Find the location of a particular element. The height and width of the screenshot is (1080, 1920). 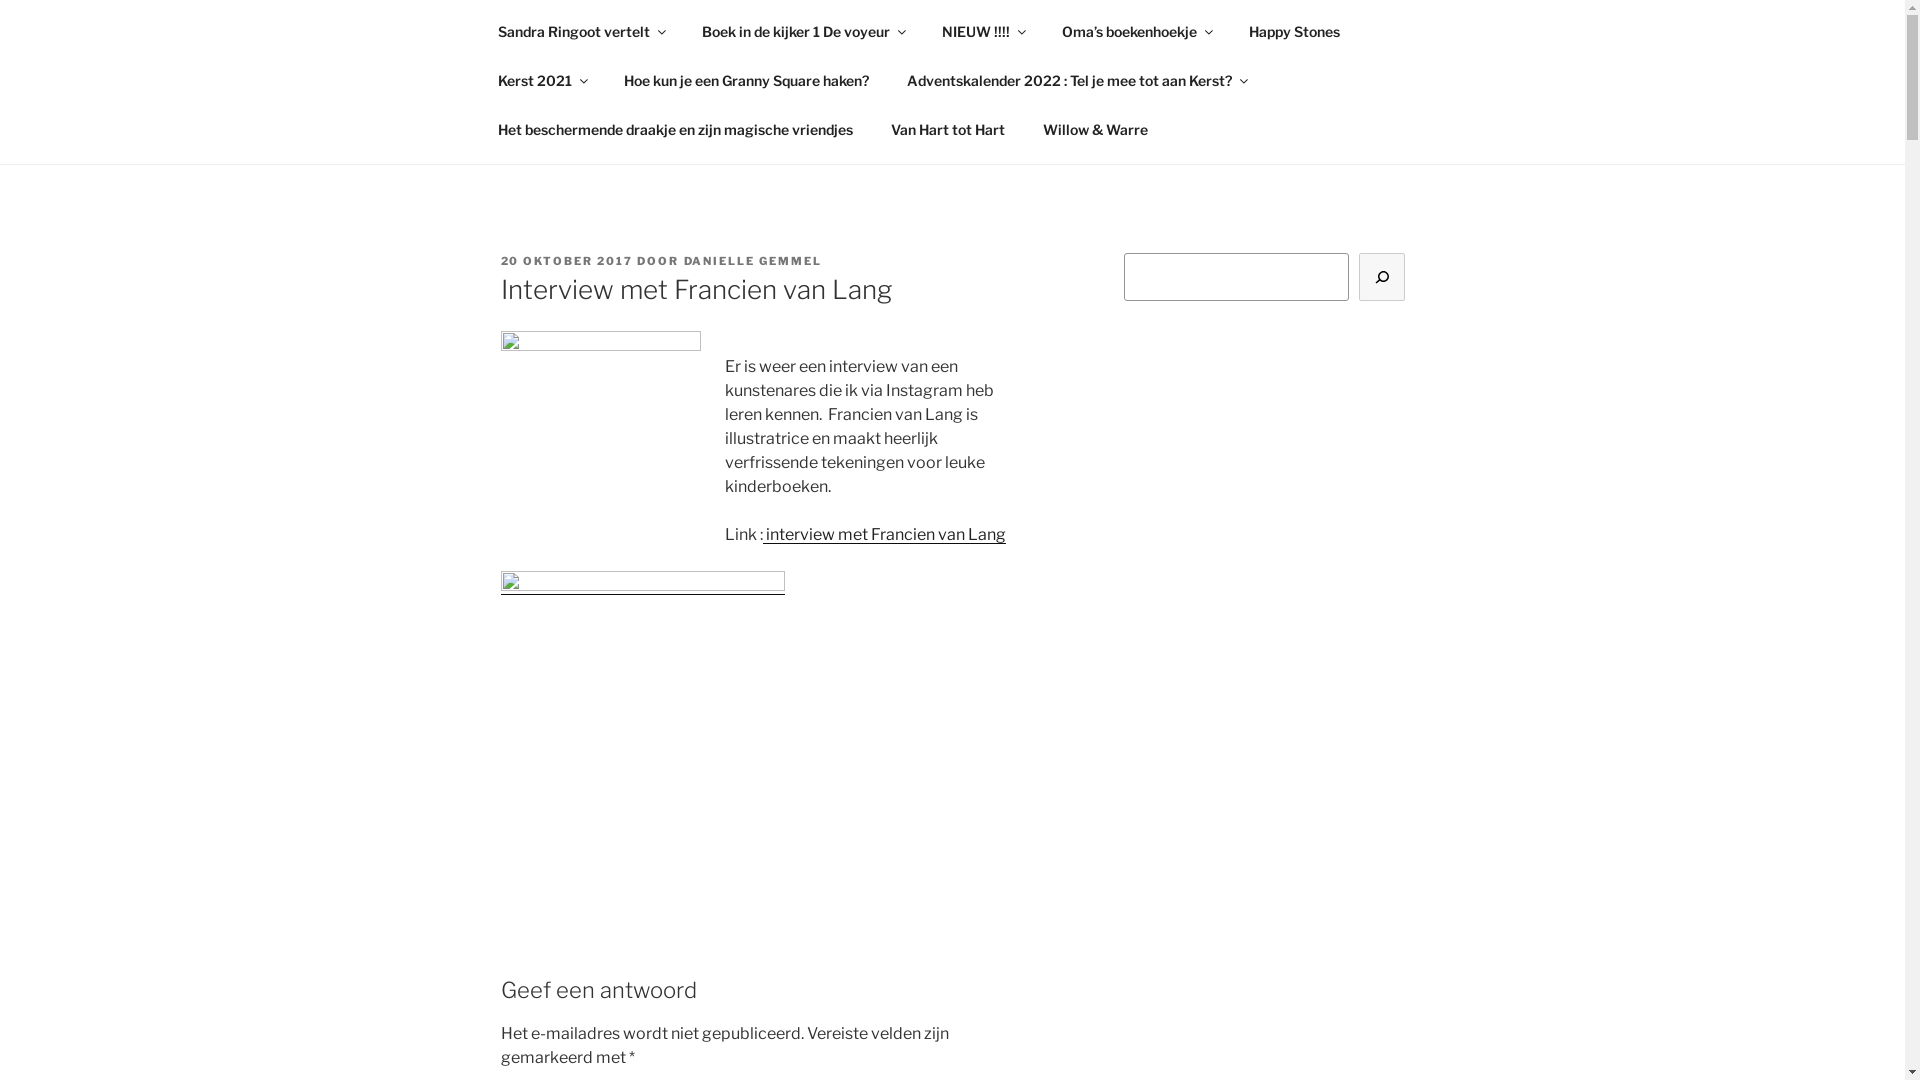

'Willow & Warre' is located at coordinates (1094, 128).